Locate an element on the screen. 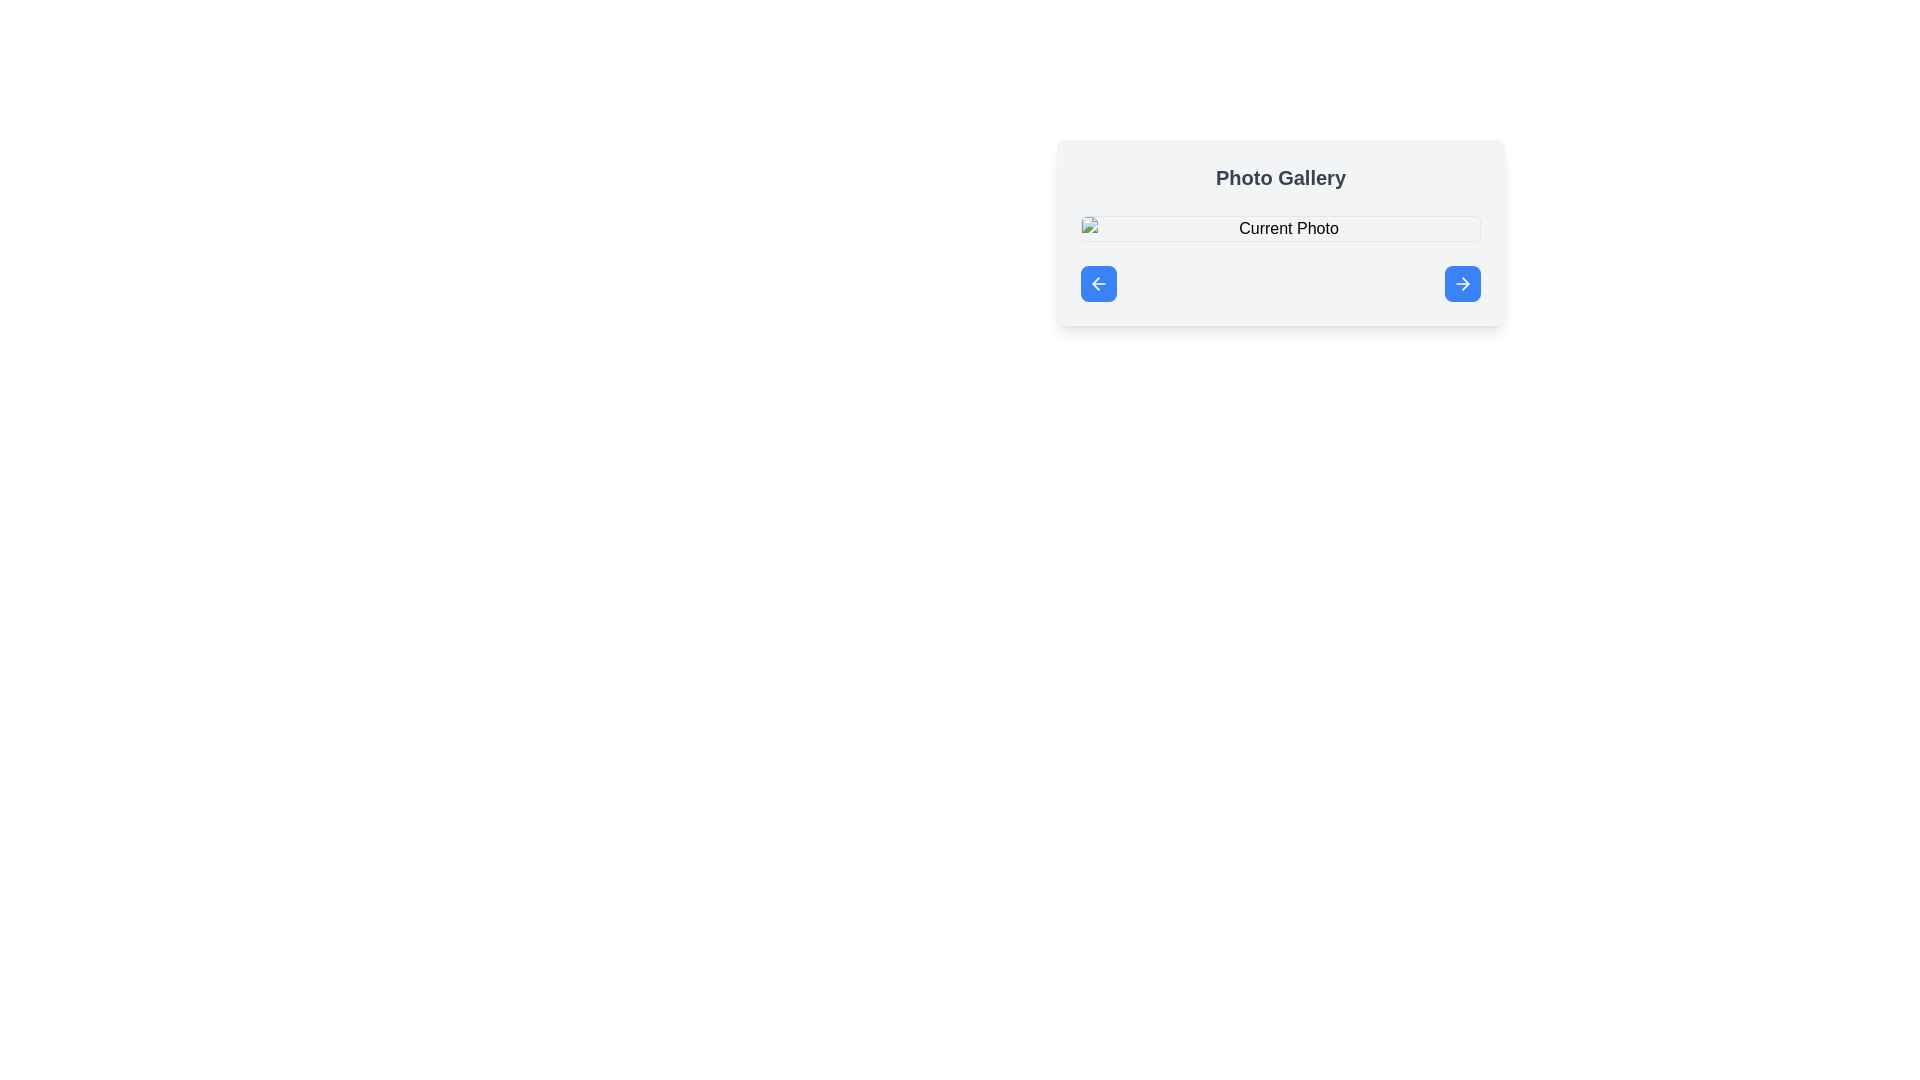 This screenshot has width=1920, height=1080. the left navigation button in the gallery view is located at coordinates (1098, 284).